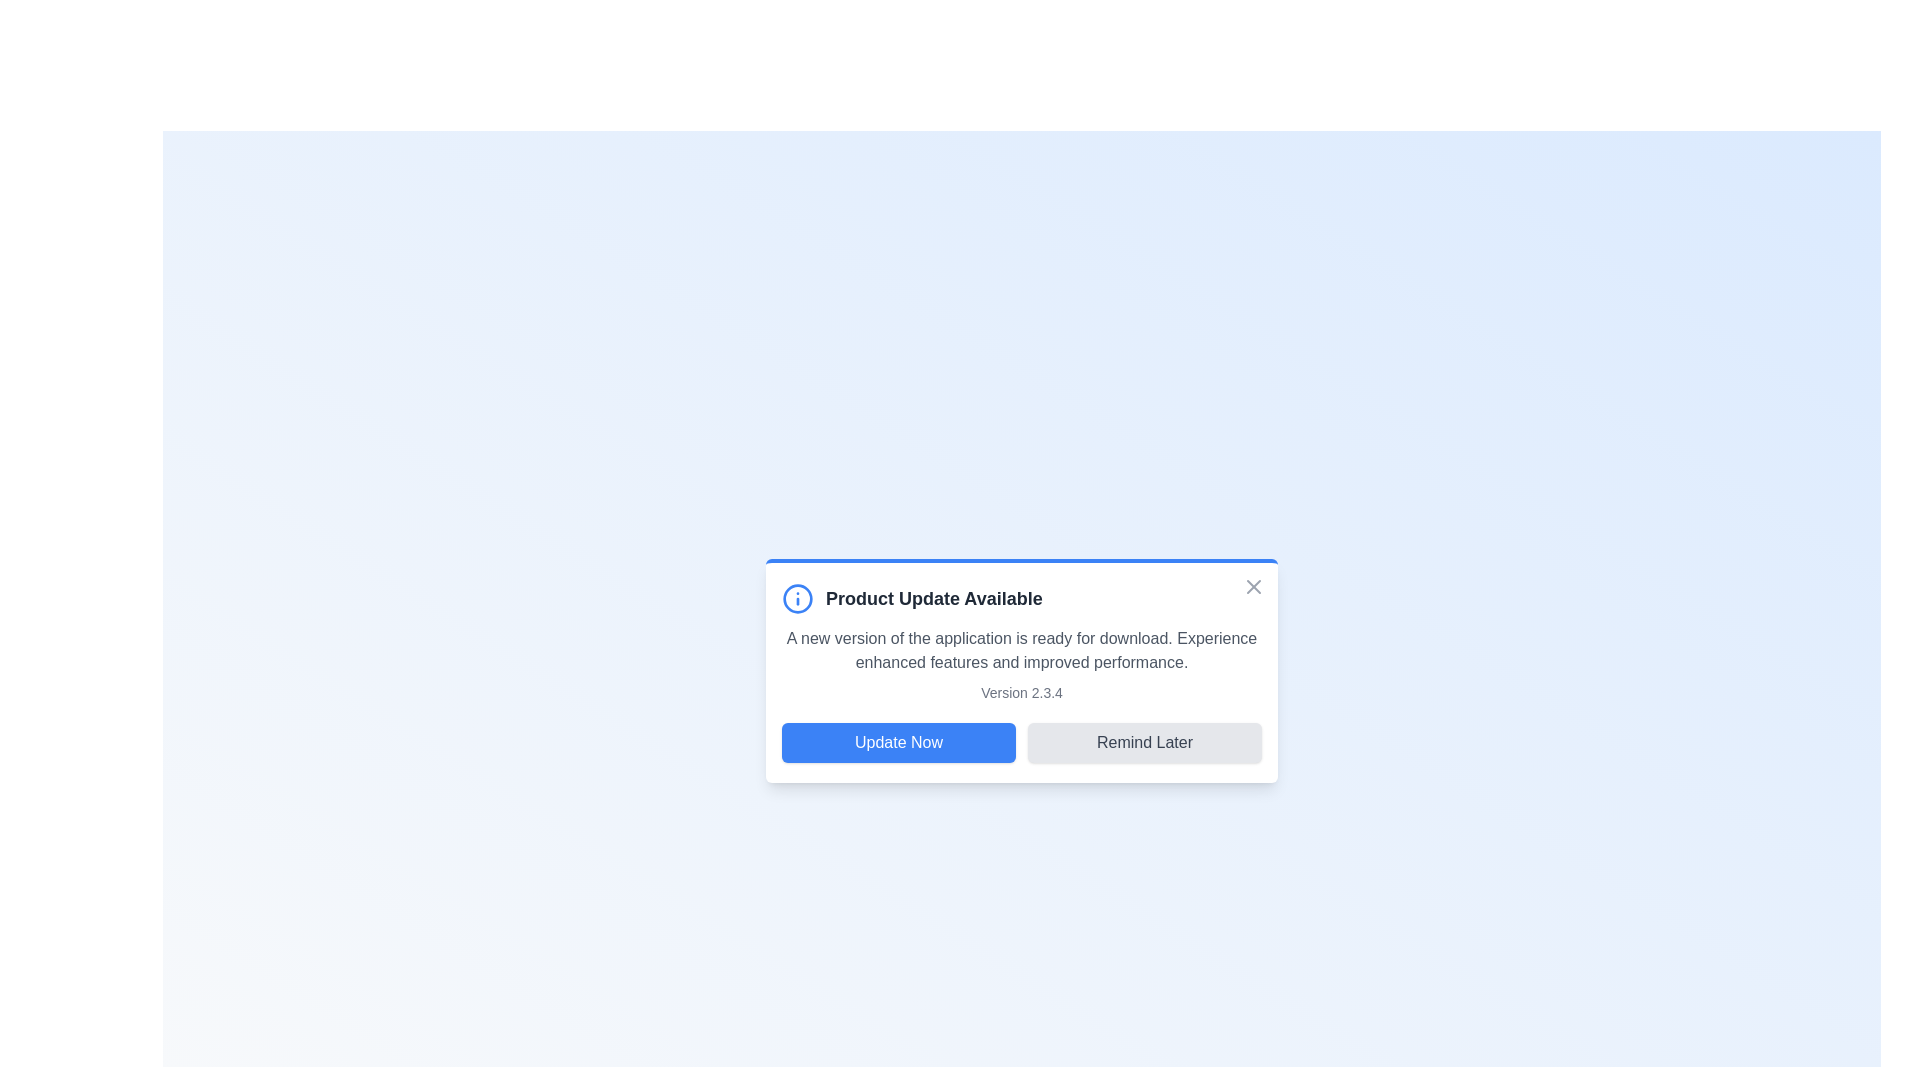 This screenshot has height=1080, width=1920. What do you see at coordinates (1252, 585) in the screenshot?
I see `the 'X' button to close the notification` at bounding box center [1252, 585].